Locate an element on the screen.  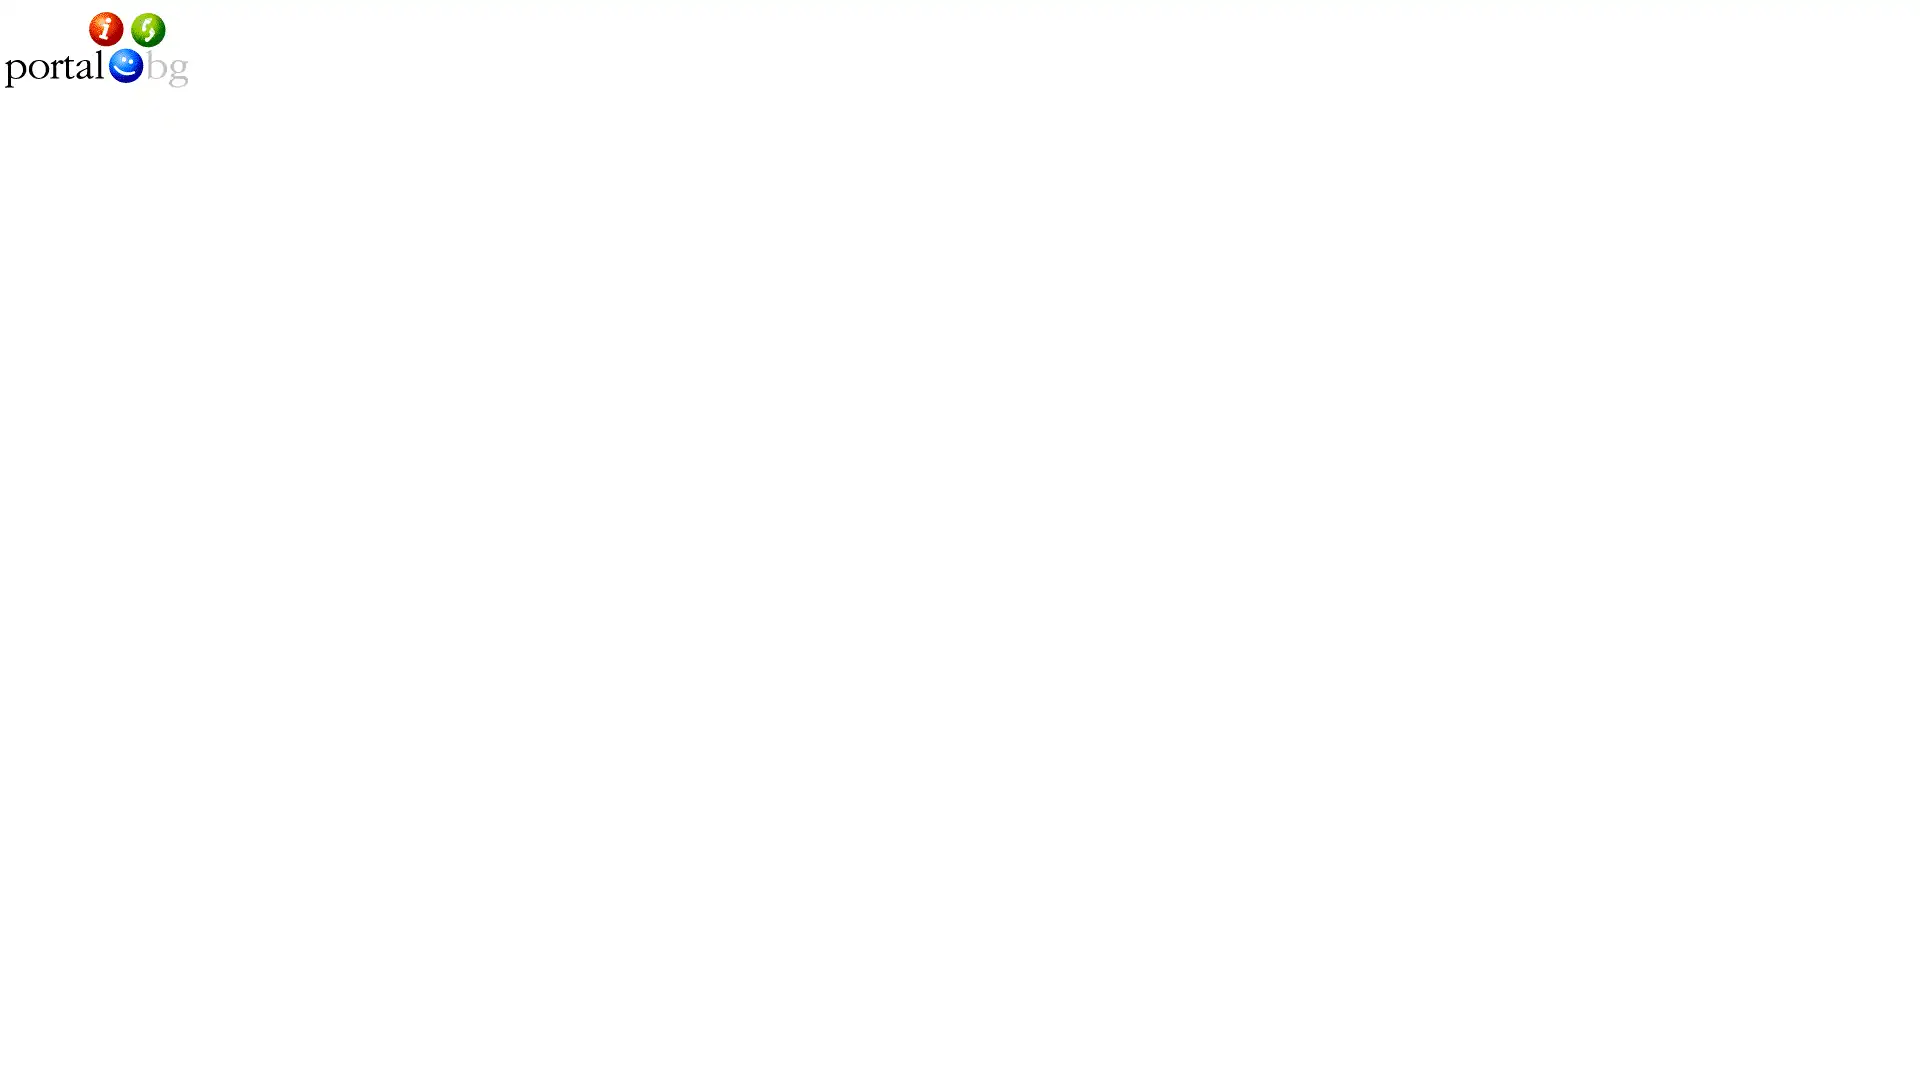
submit is located at coordinates (1147, 116).